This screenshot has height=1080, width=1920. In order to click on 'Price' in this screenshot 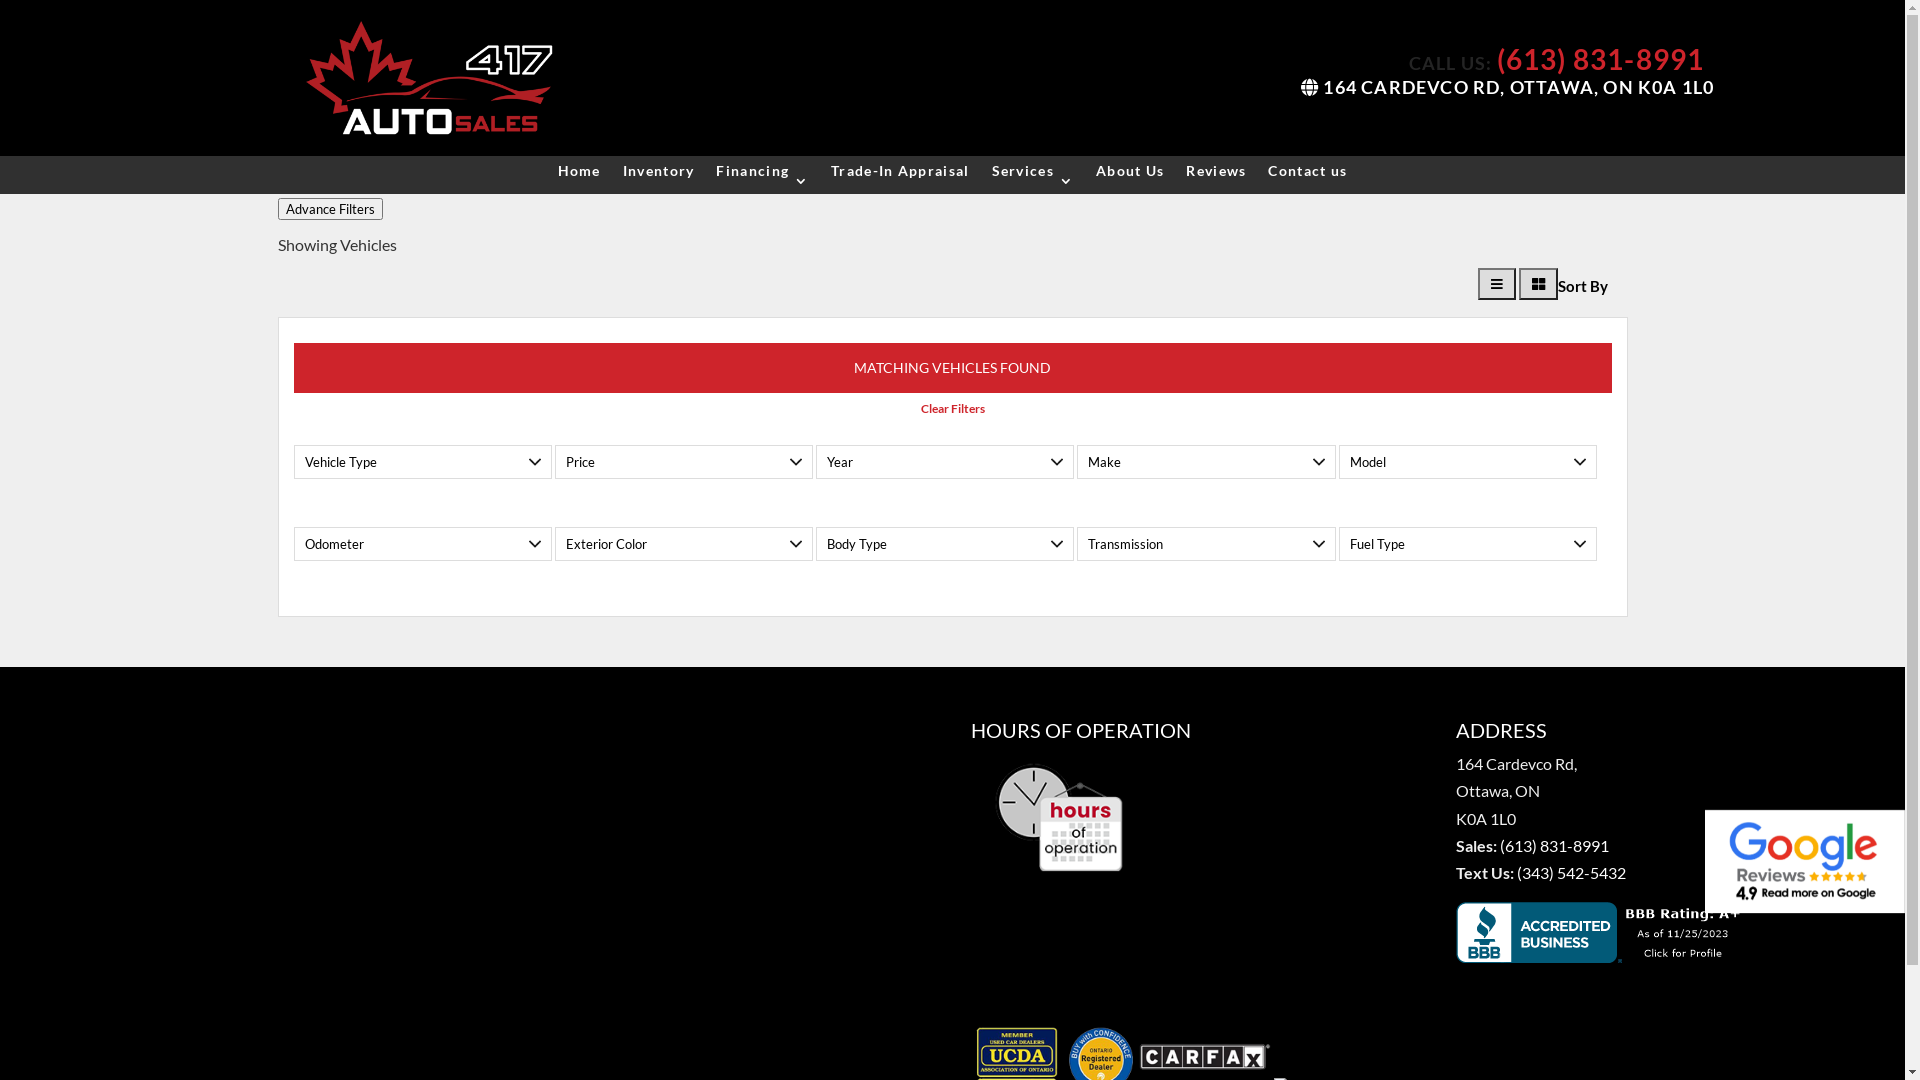, I will do `click(684, 462)`.